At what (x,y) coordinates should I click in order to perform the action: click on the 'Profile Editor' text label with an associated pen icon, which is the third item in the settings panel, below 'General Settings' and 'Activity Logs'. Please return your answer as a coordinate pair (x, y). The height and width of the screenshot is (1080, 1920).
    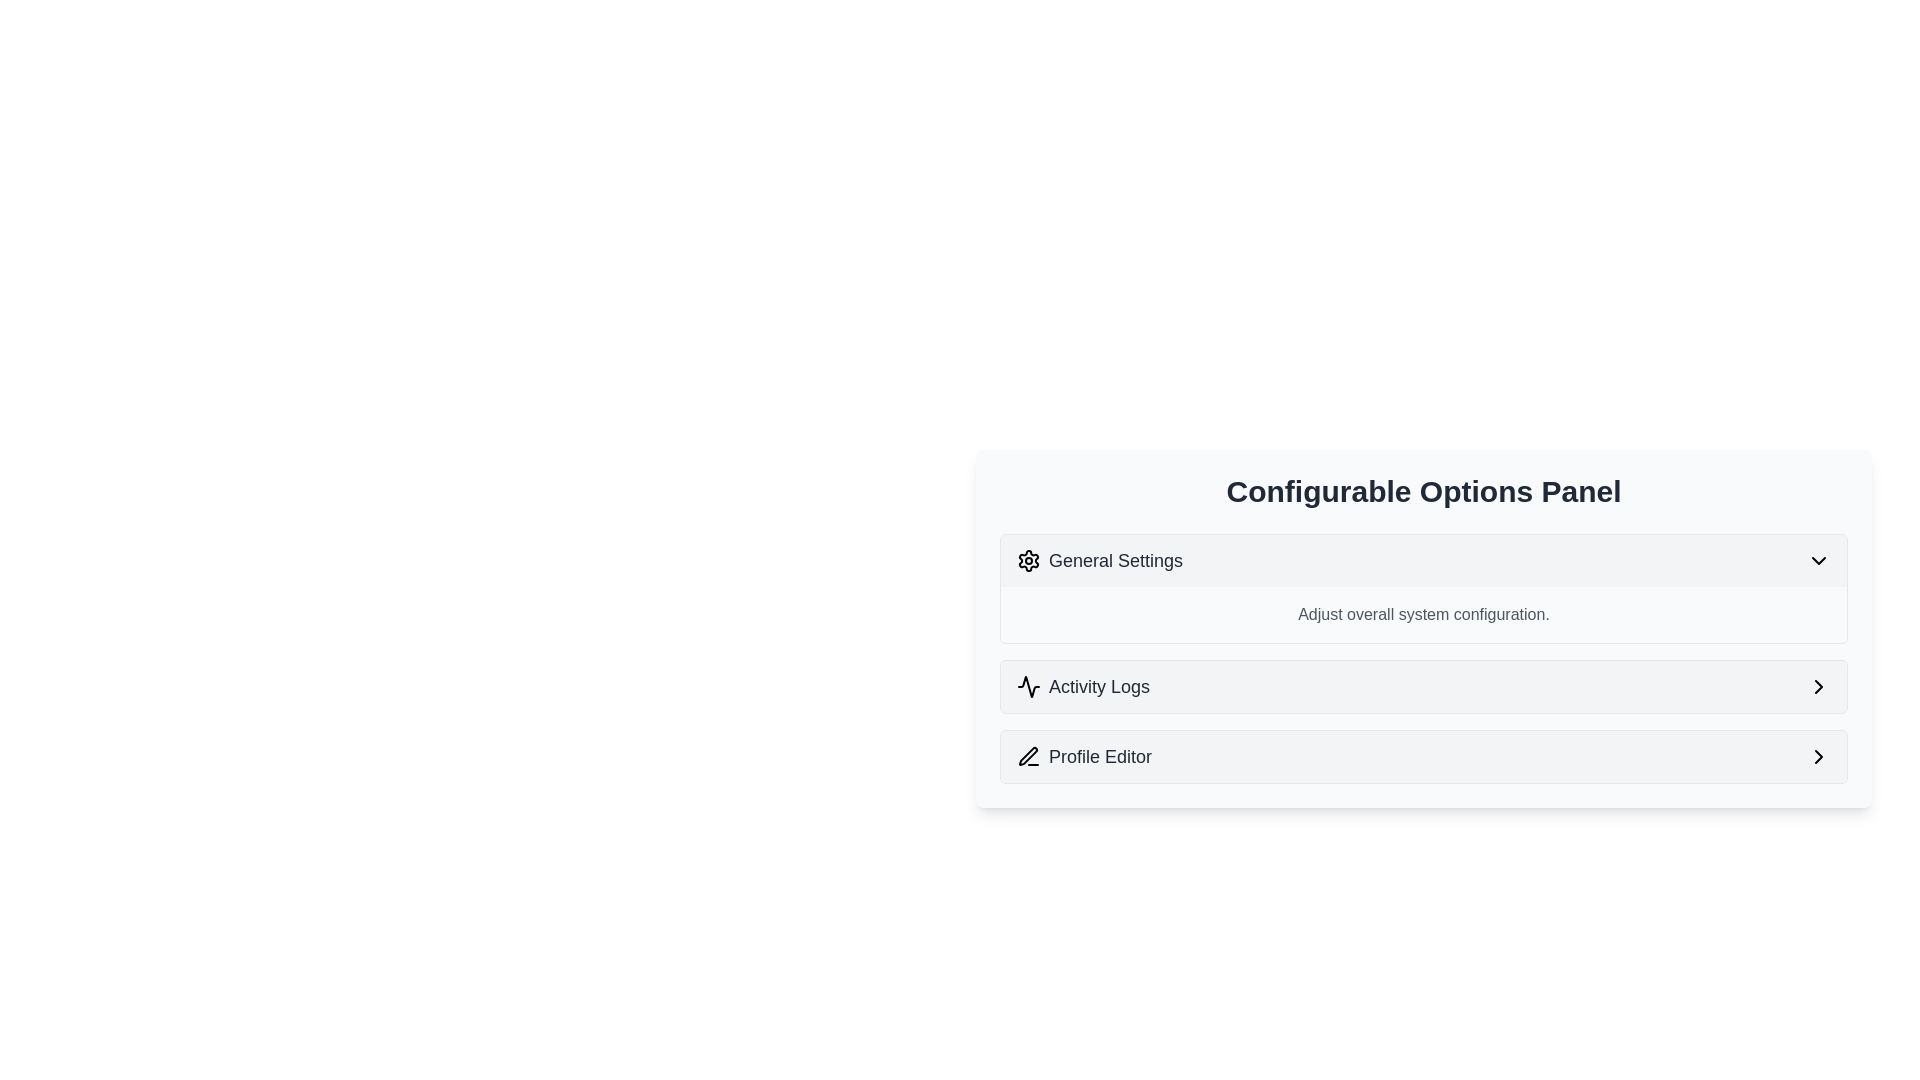
    Looking at the image, I should click on (1083, 756).